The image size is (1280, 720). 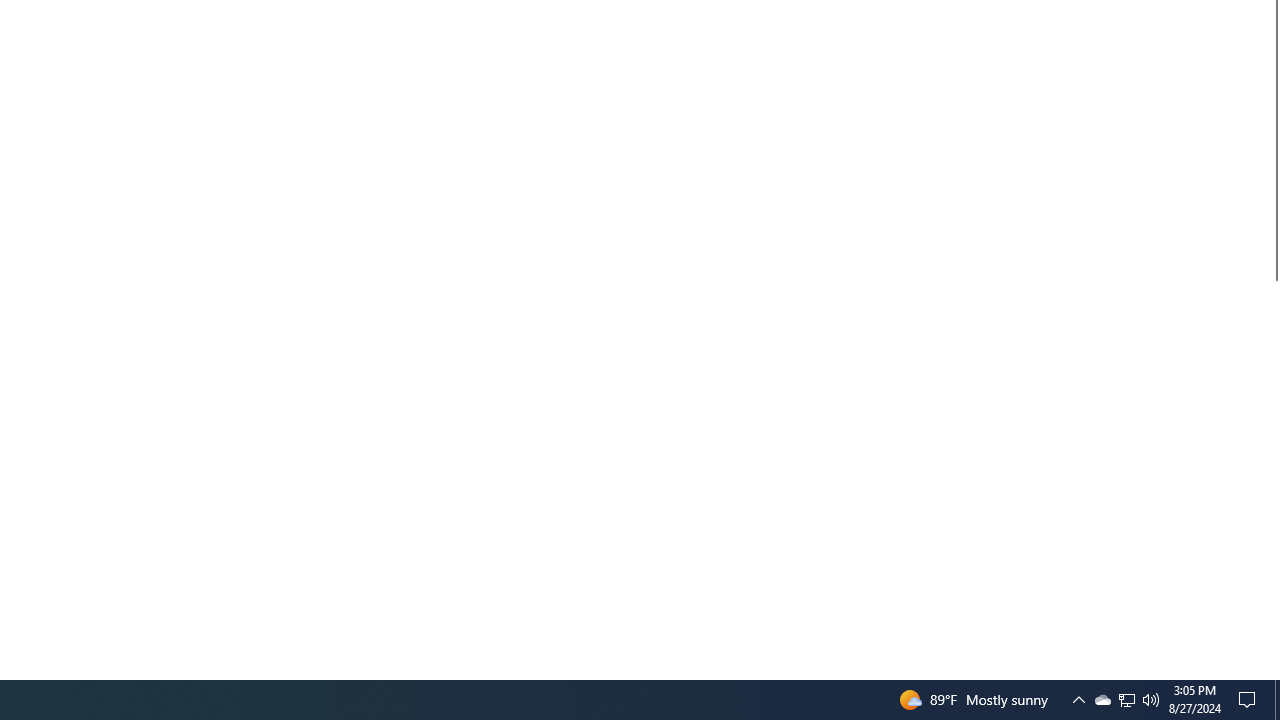 What do you see at coordinates (1271, 671) in the screenshot?
I see `'Vertical Small Increase'` at bounding box center [1271, 671].